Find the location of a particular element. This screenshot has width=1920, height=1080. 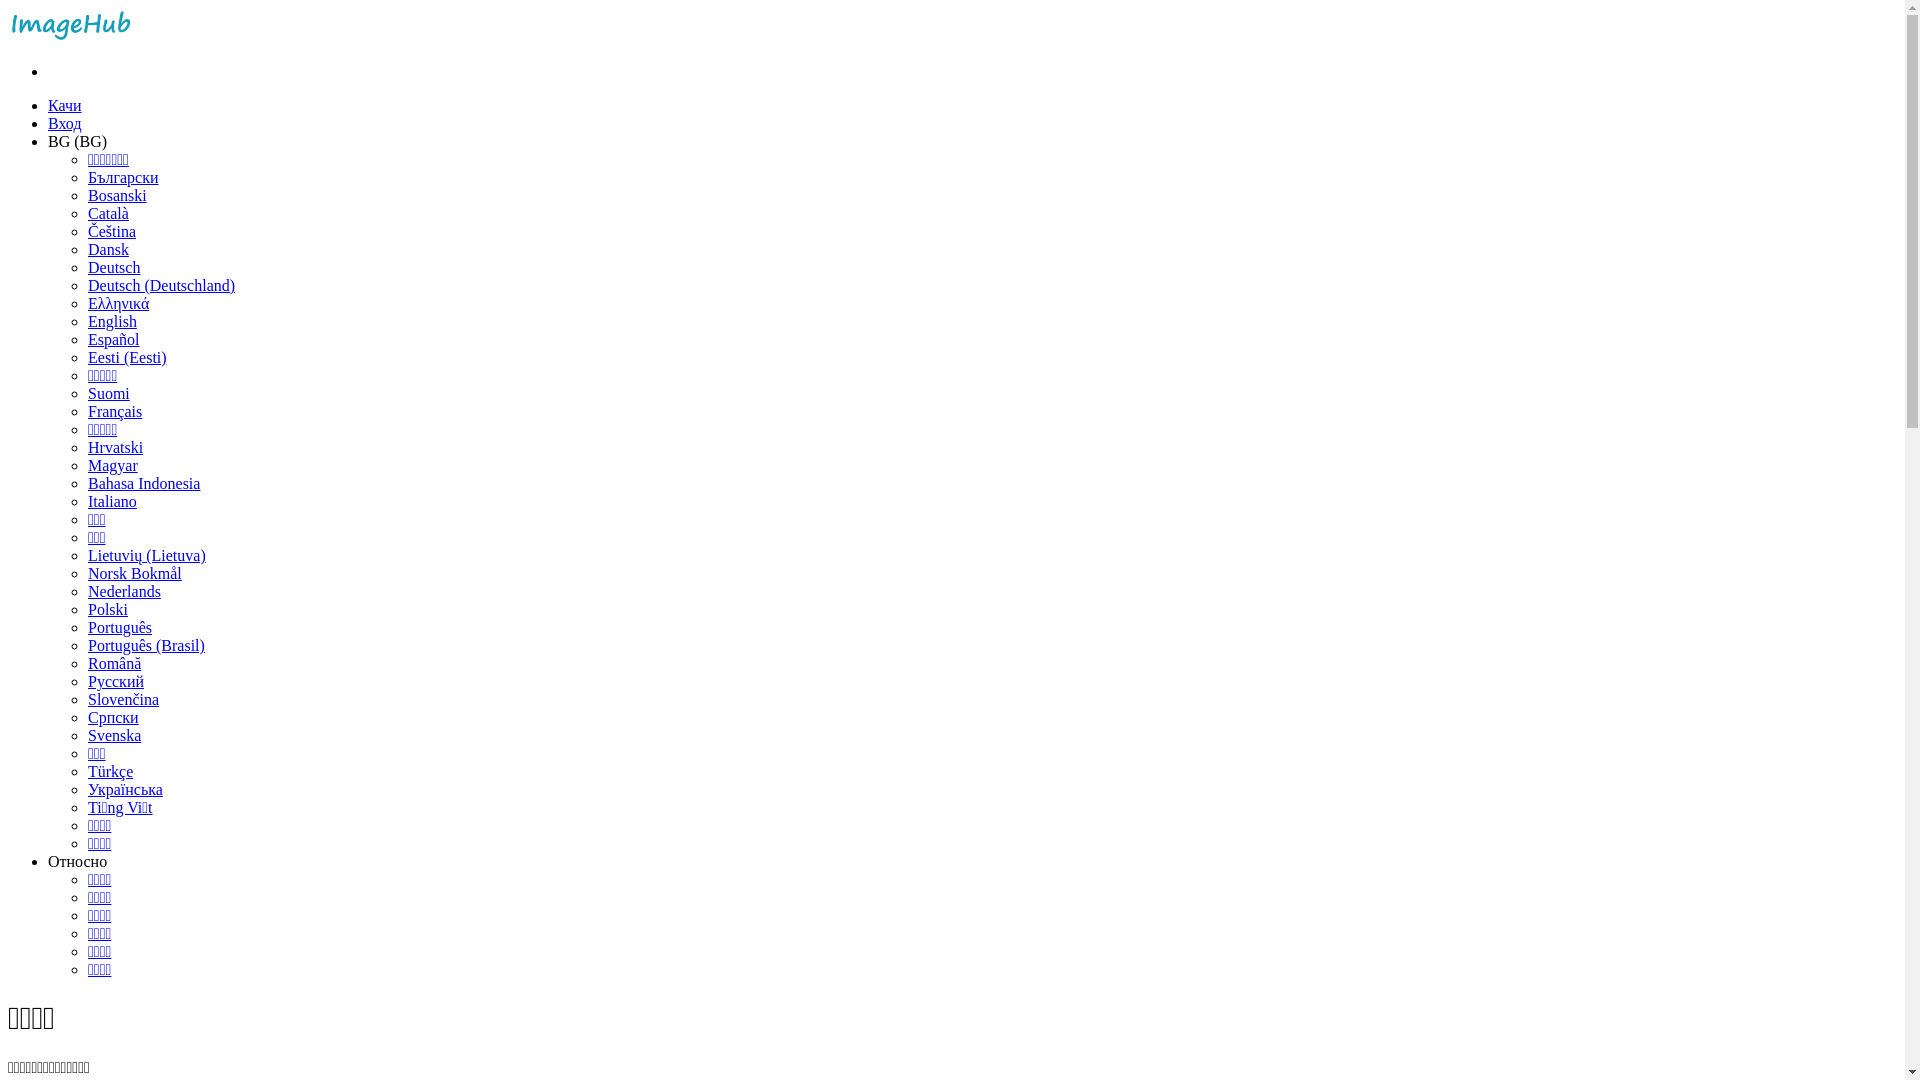

'Dansk' is located at coordinates (107, 248).